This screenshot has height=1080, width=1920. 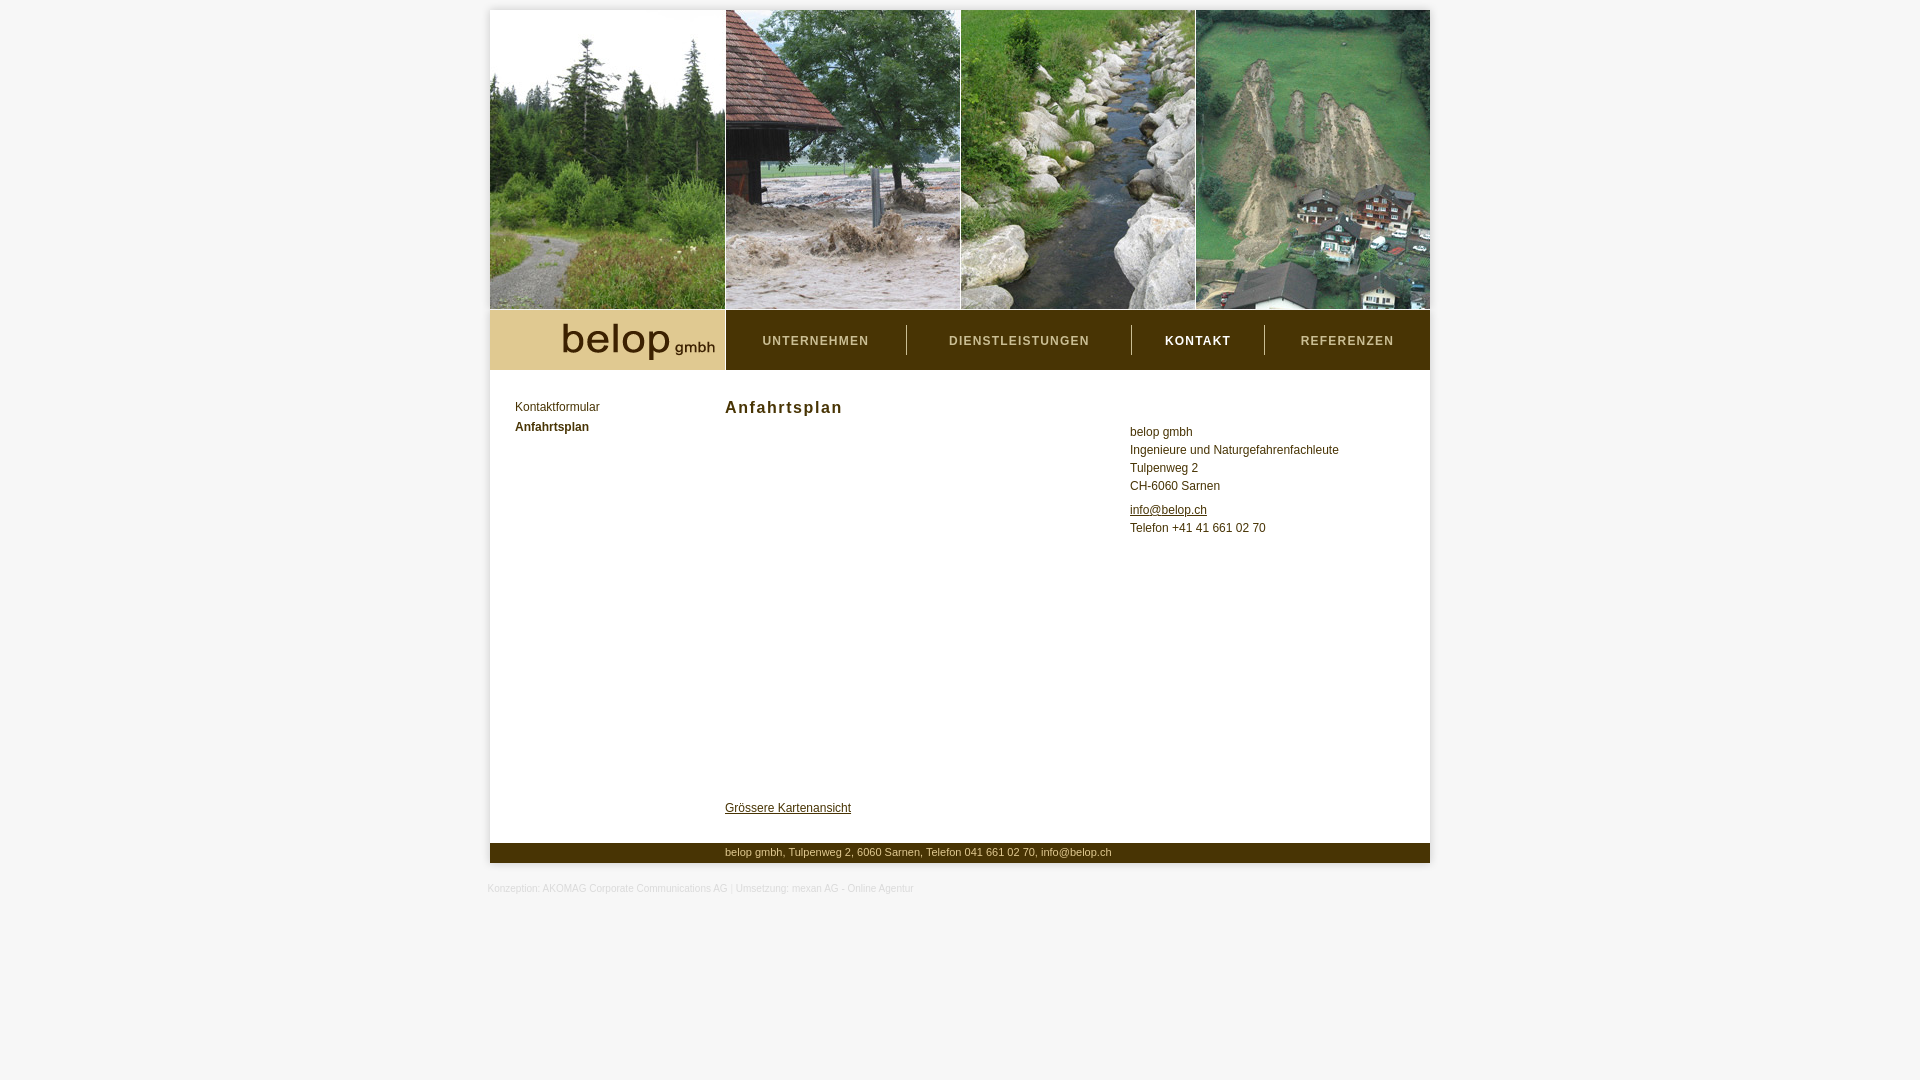 I want to click on 'Kontaktformular', so click(x=618, y=408).